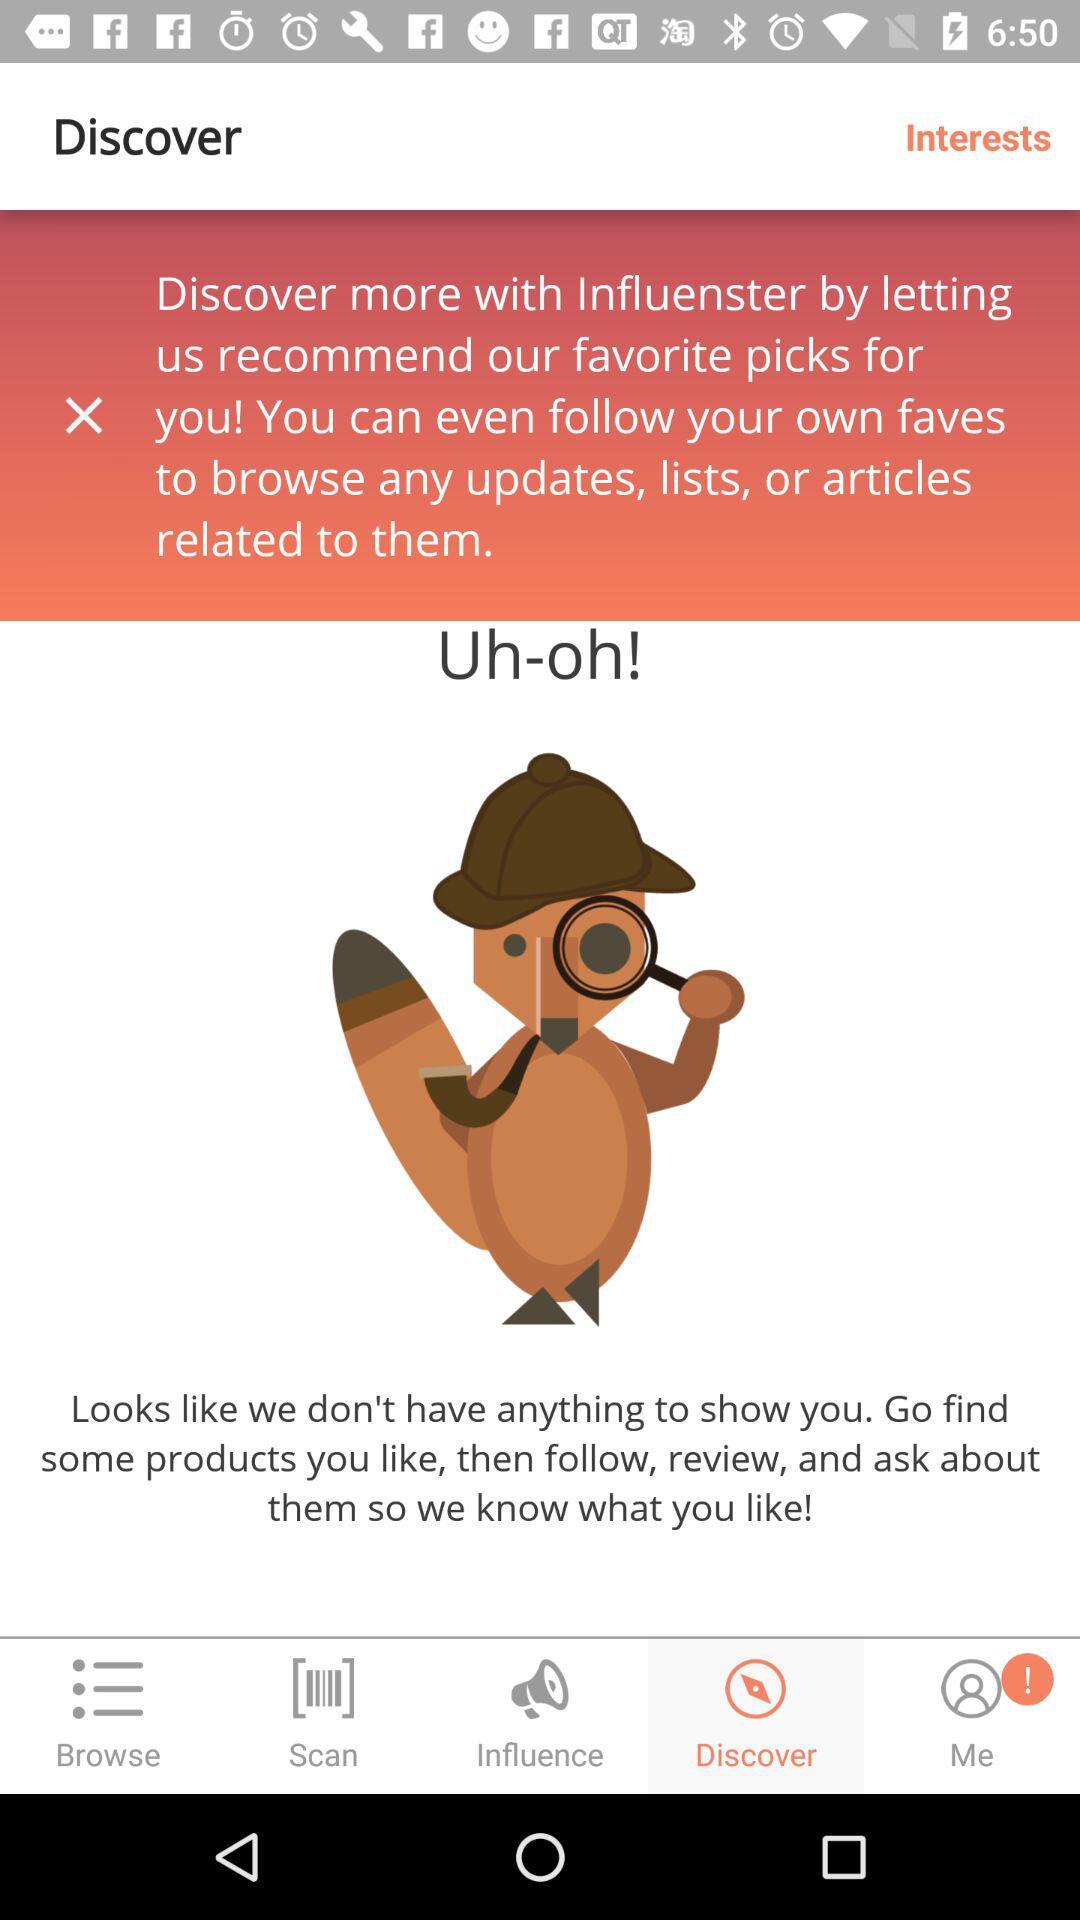 Image resolution: width=1080 pixels, height=1920 pixels. Describe the element at coordinates (83, 414) in the screenshot. I see `the close icon` at that location.